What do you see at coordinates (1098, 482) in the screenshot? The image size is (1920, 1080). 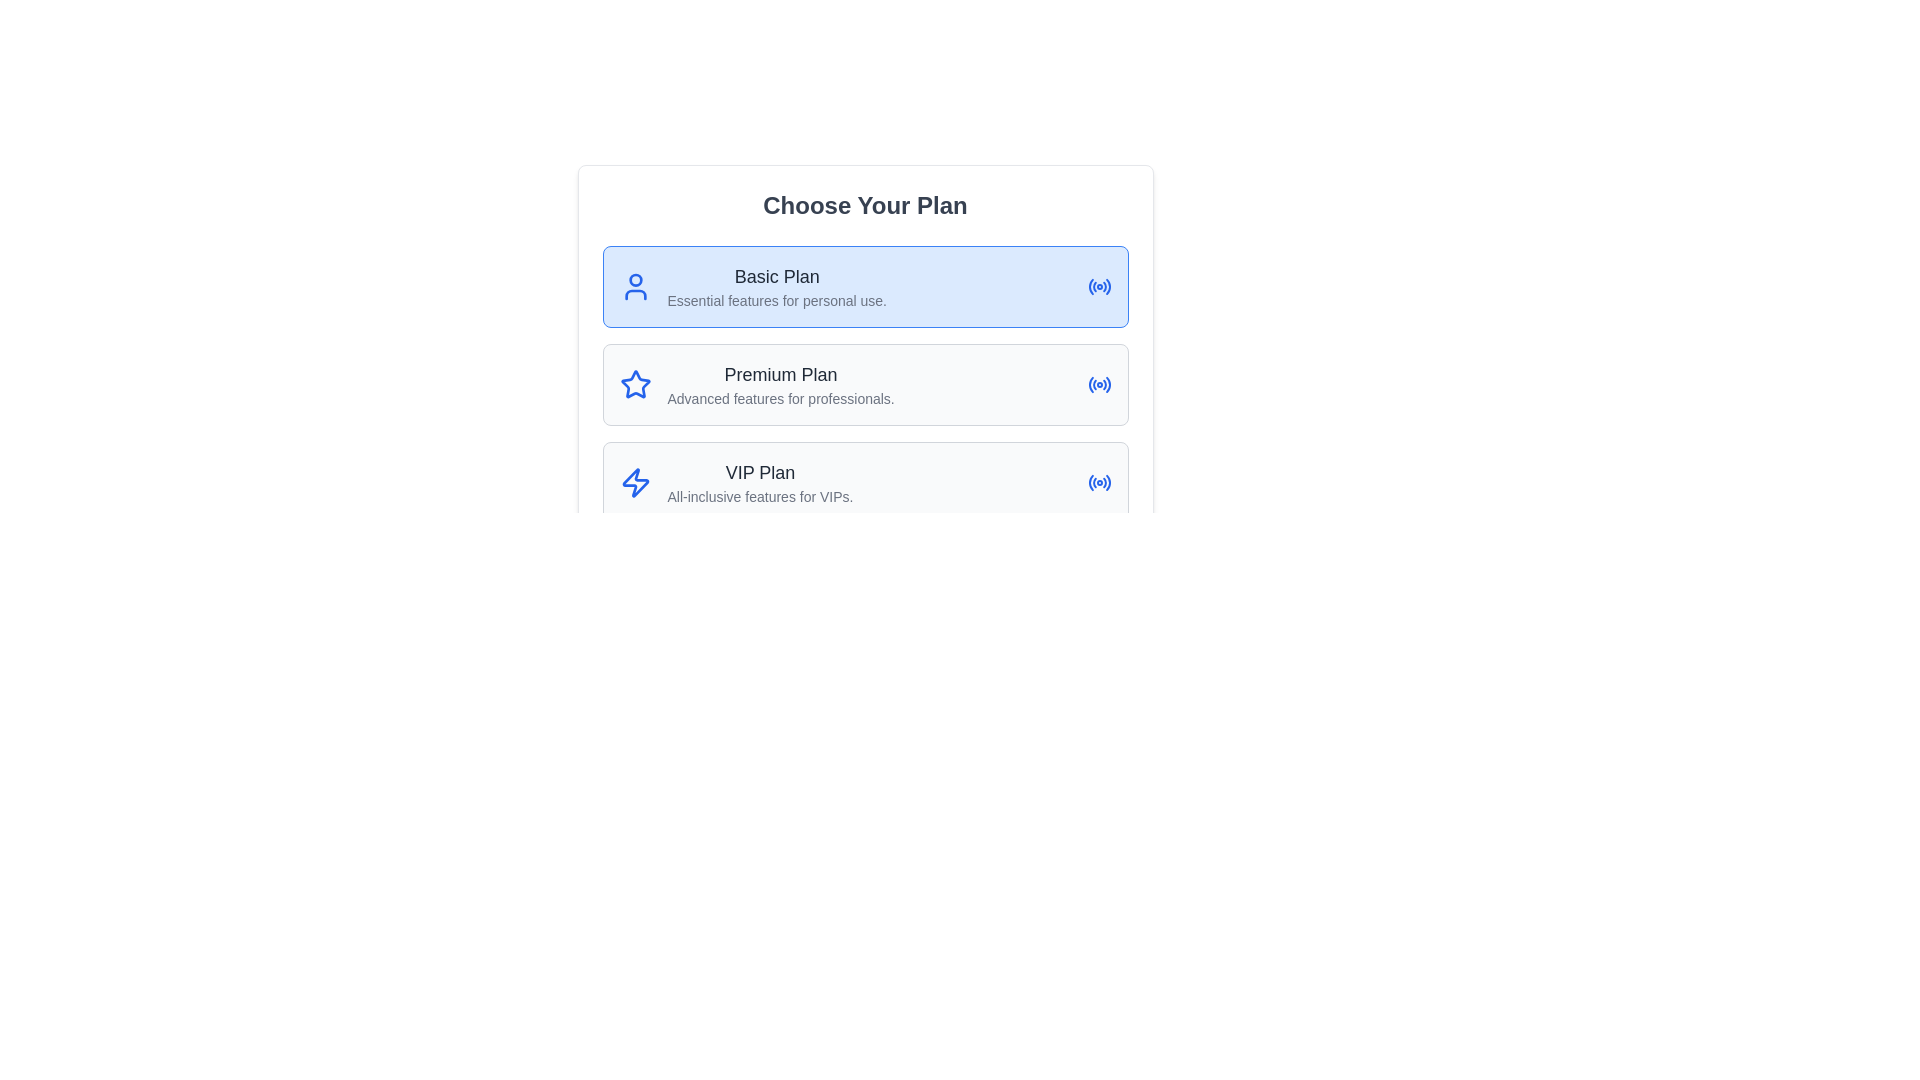 I see `the circular radio indicator for the 'VIP Plan' option, which is positioned to the far right at the bottom of the subscription options list` at bounding box center [1098, 482].